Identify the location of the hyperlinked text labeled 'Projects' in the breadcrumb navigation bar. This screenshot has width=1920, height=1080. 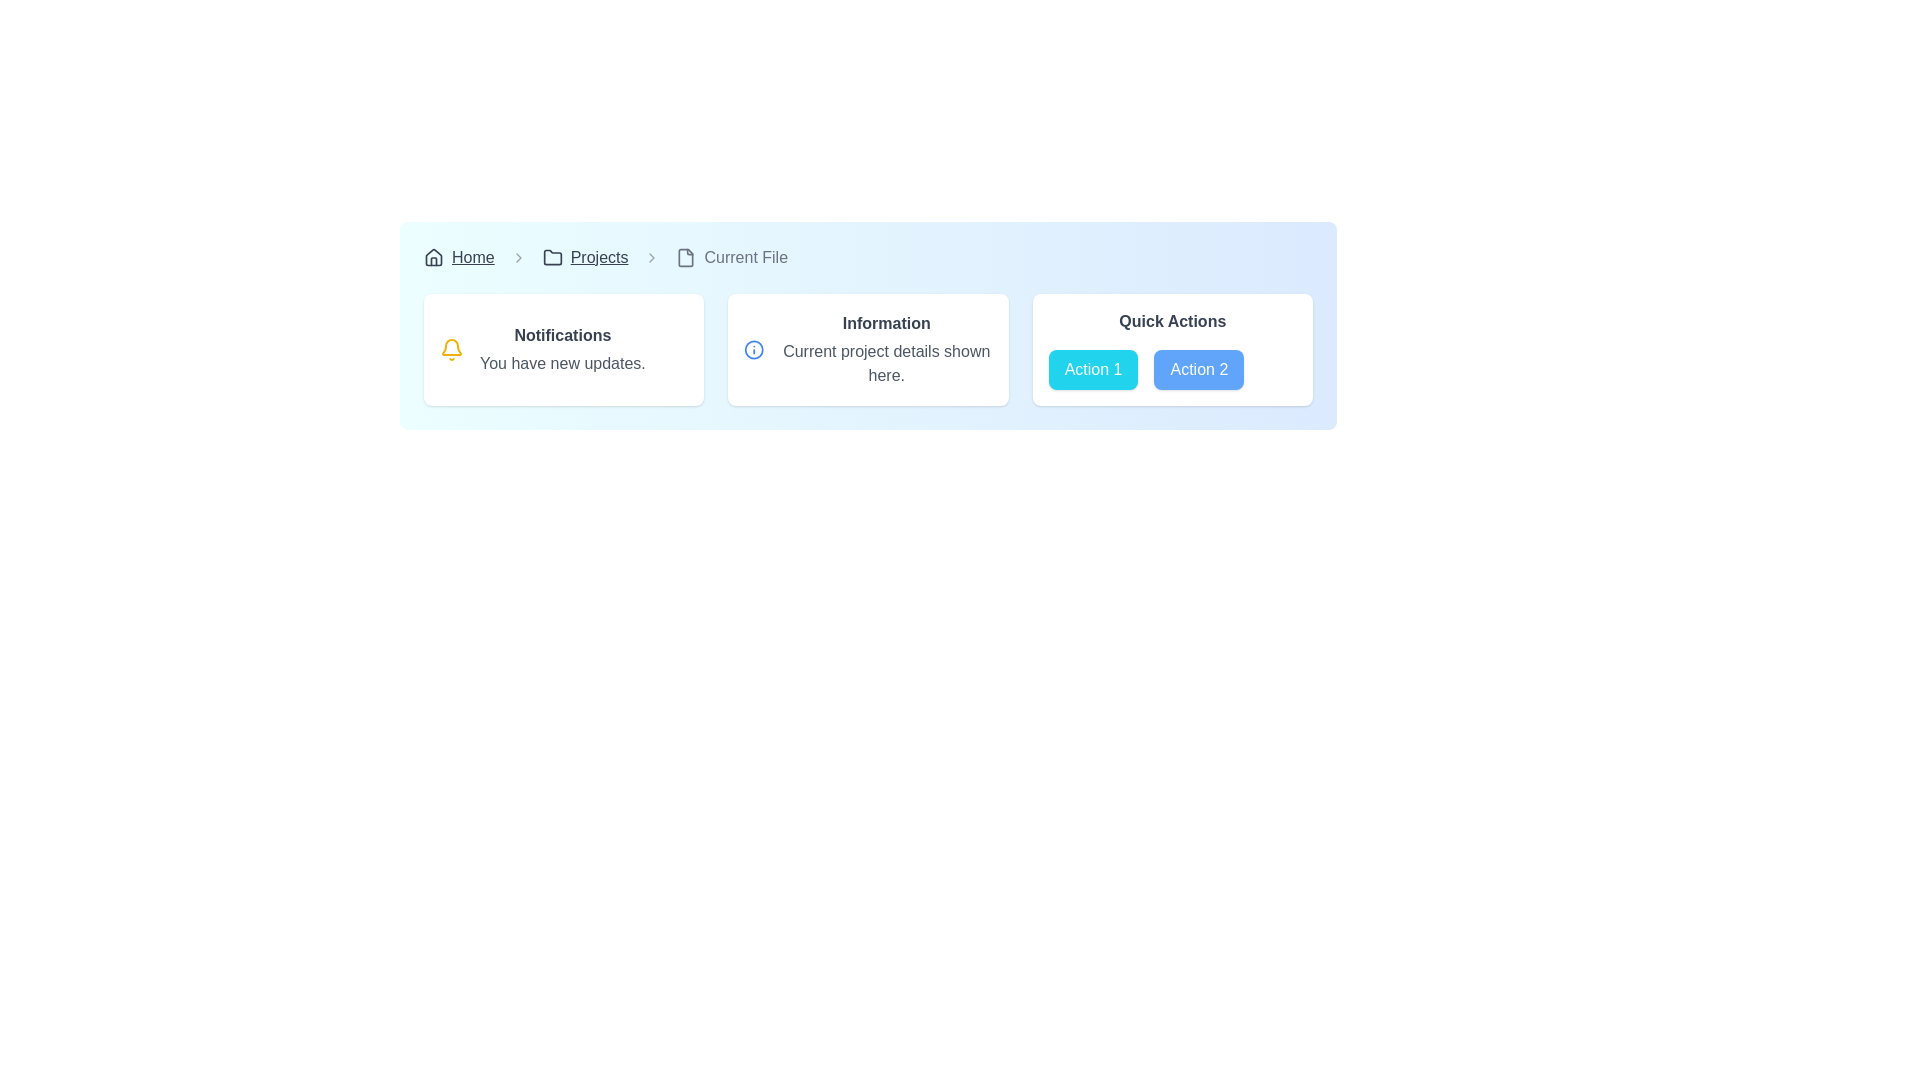
(598, 257).